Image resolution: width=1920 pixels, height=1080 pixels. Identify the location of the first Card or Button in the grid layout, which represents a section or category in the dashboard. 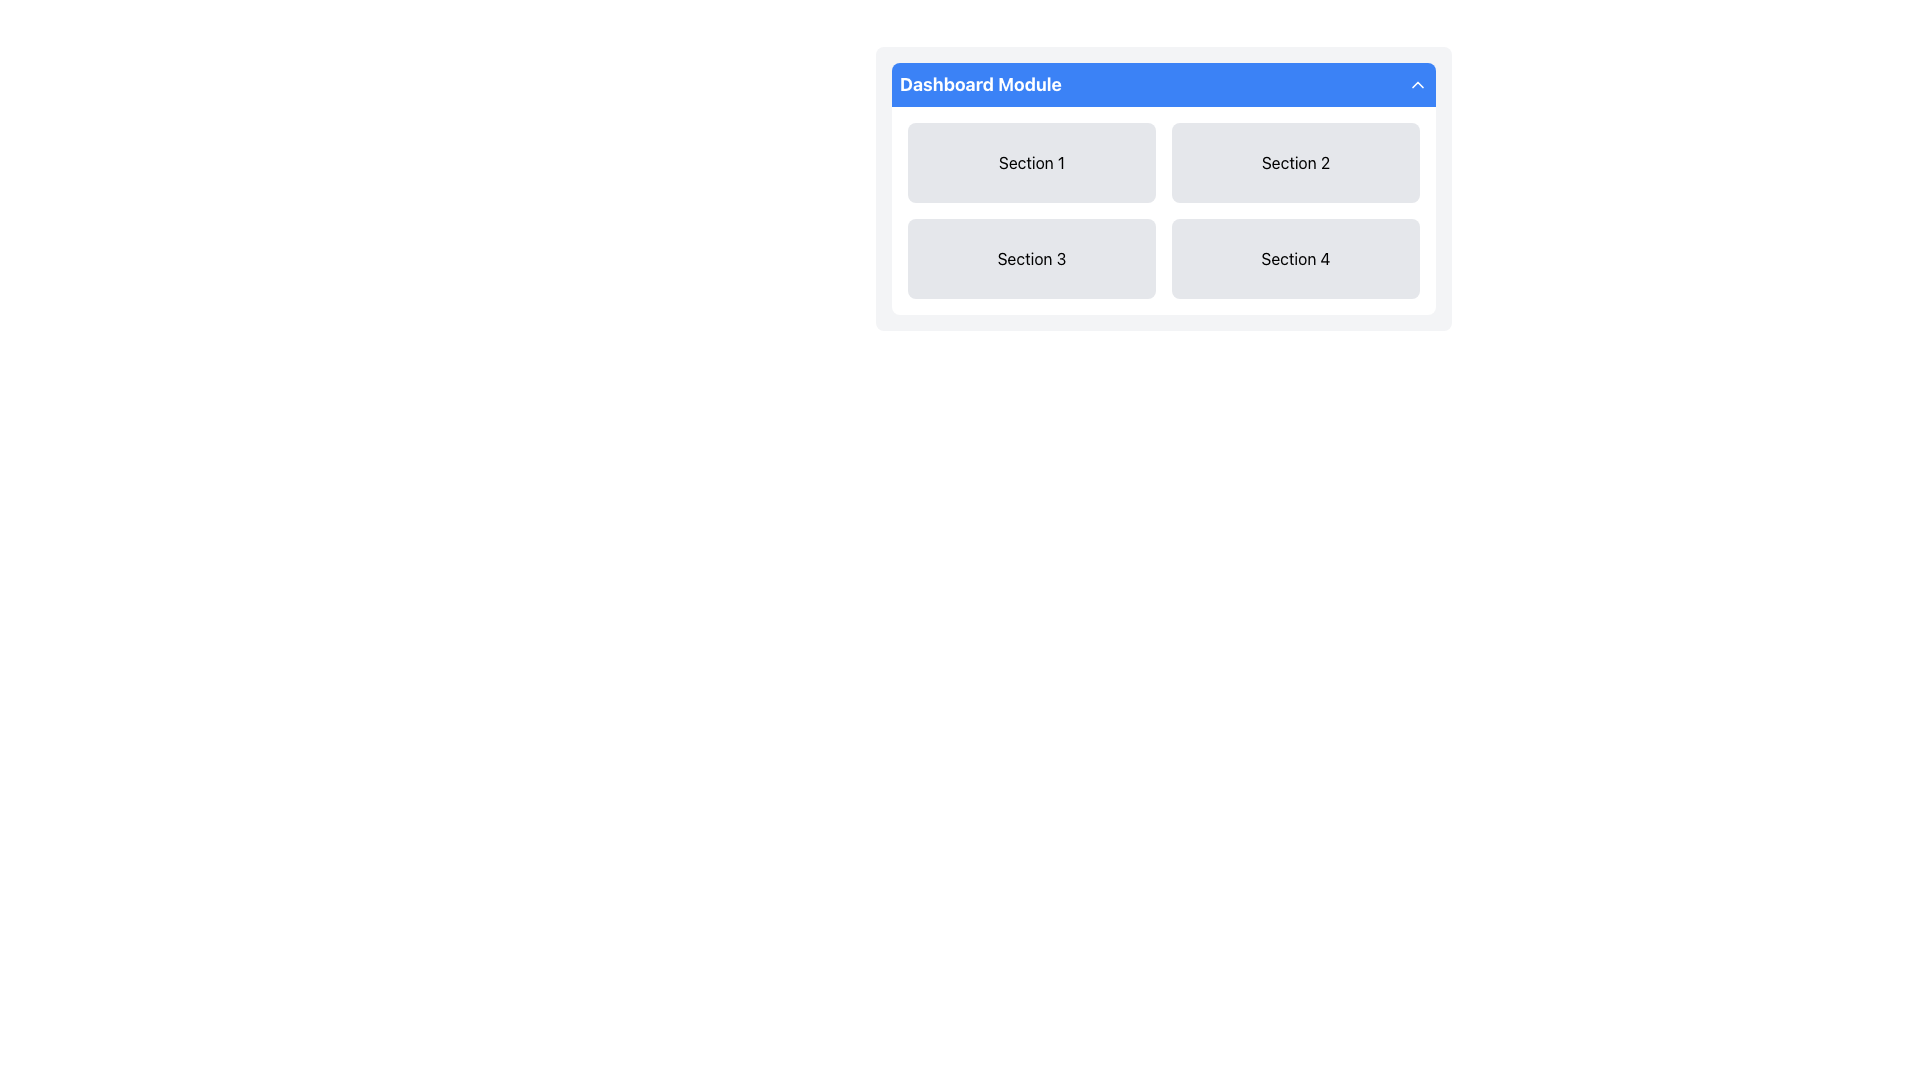
(1032, 161).